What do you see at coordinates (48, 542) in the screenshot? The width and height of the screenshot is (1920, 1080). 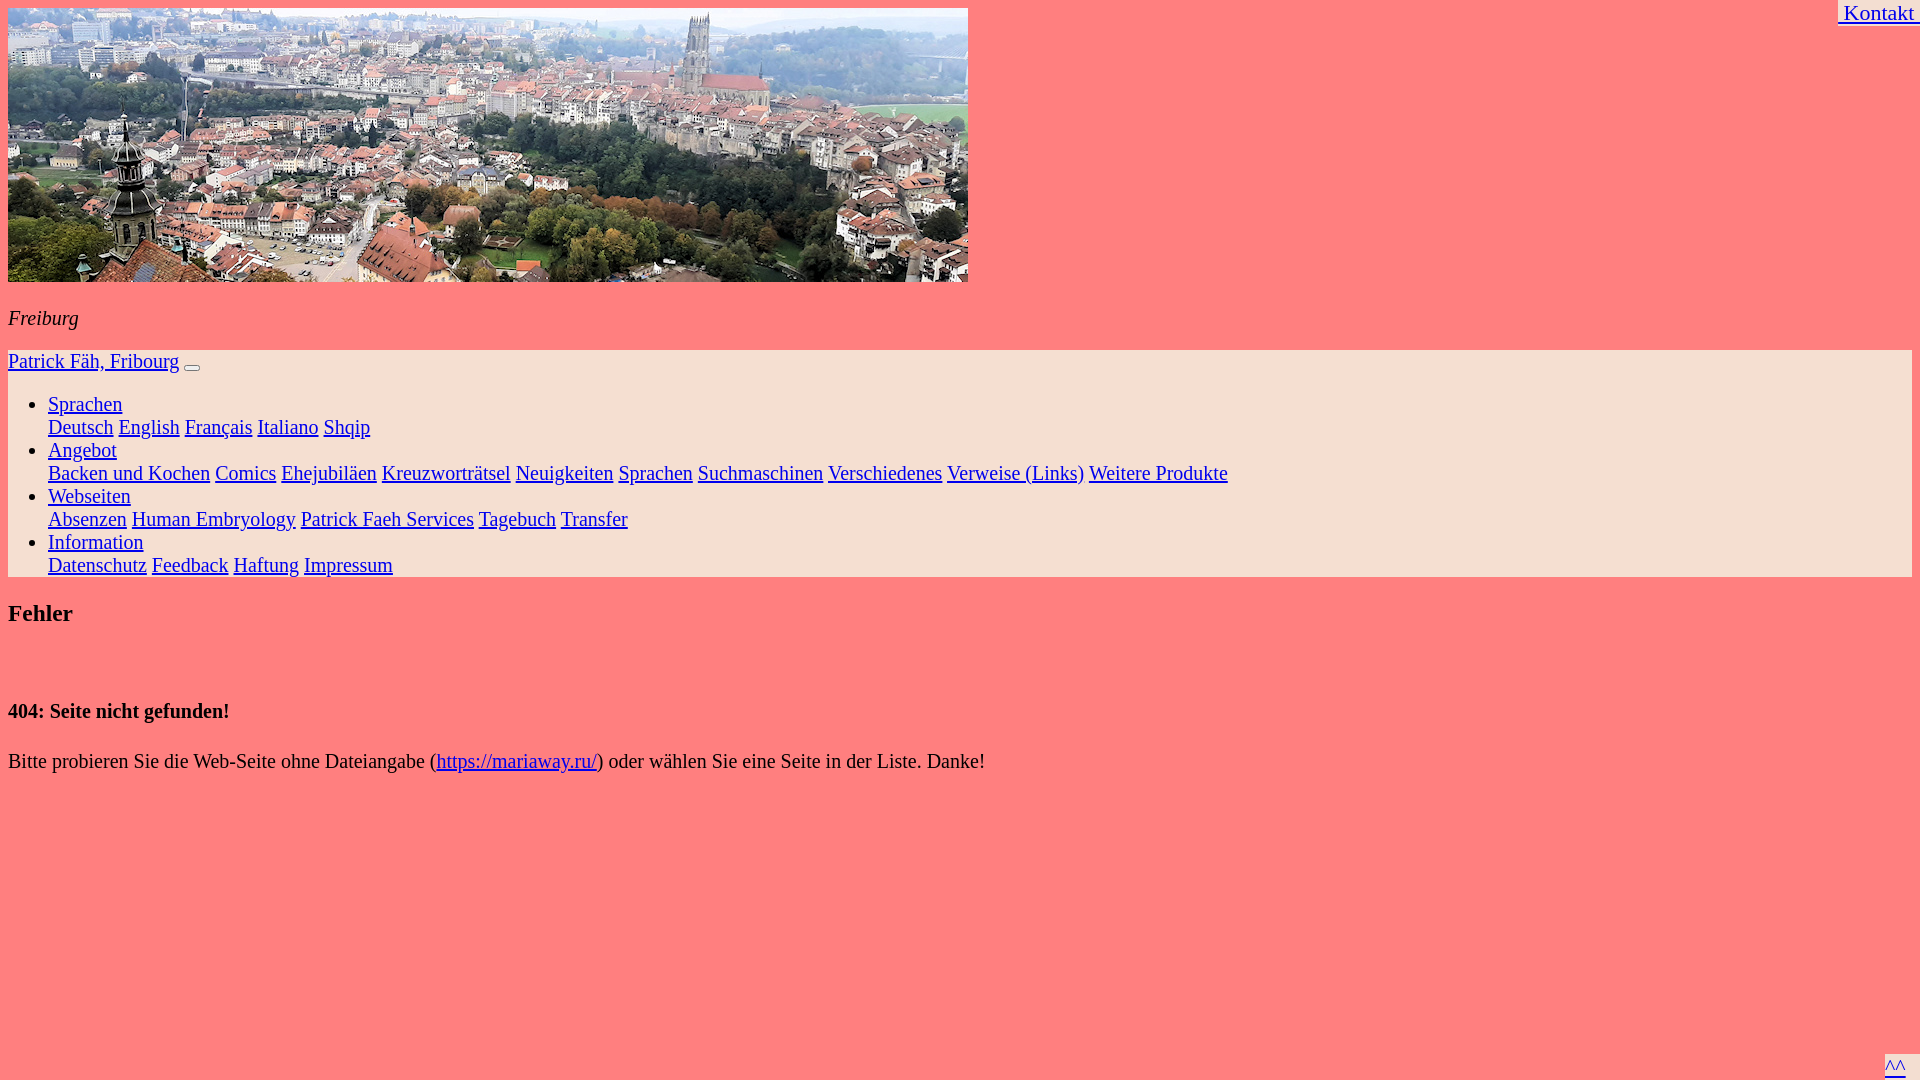 I see `'Information'` at bounding box center [48, 542].